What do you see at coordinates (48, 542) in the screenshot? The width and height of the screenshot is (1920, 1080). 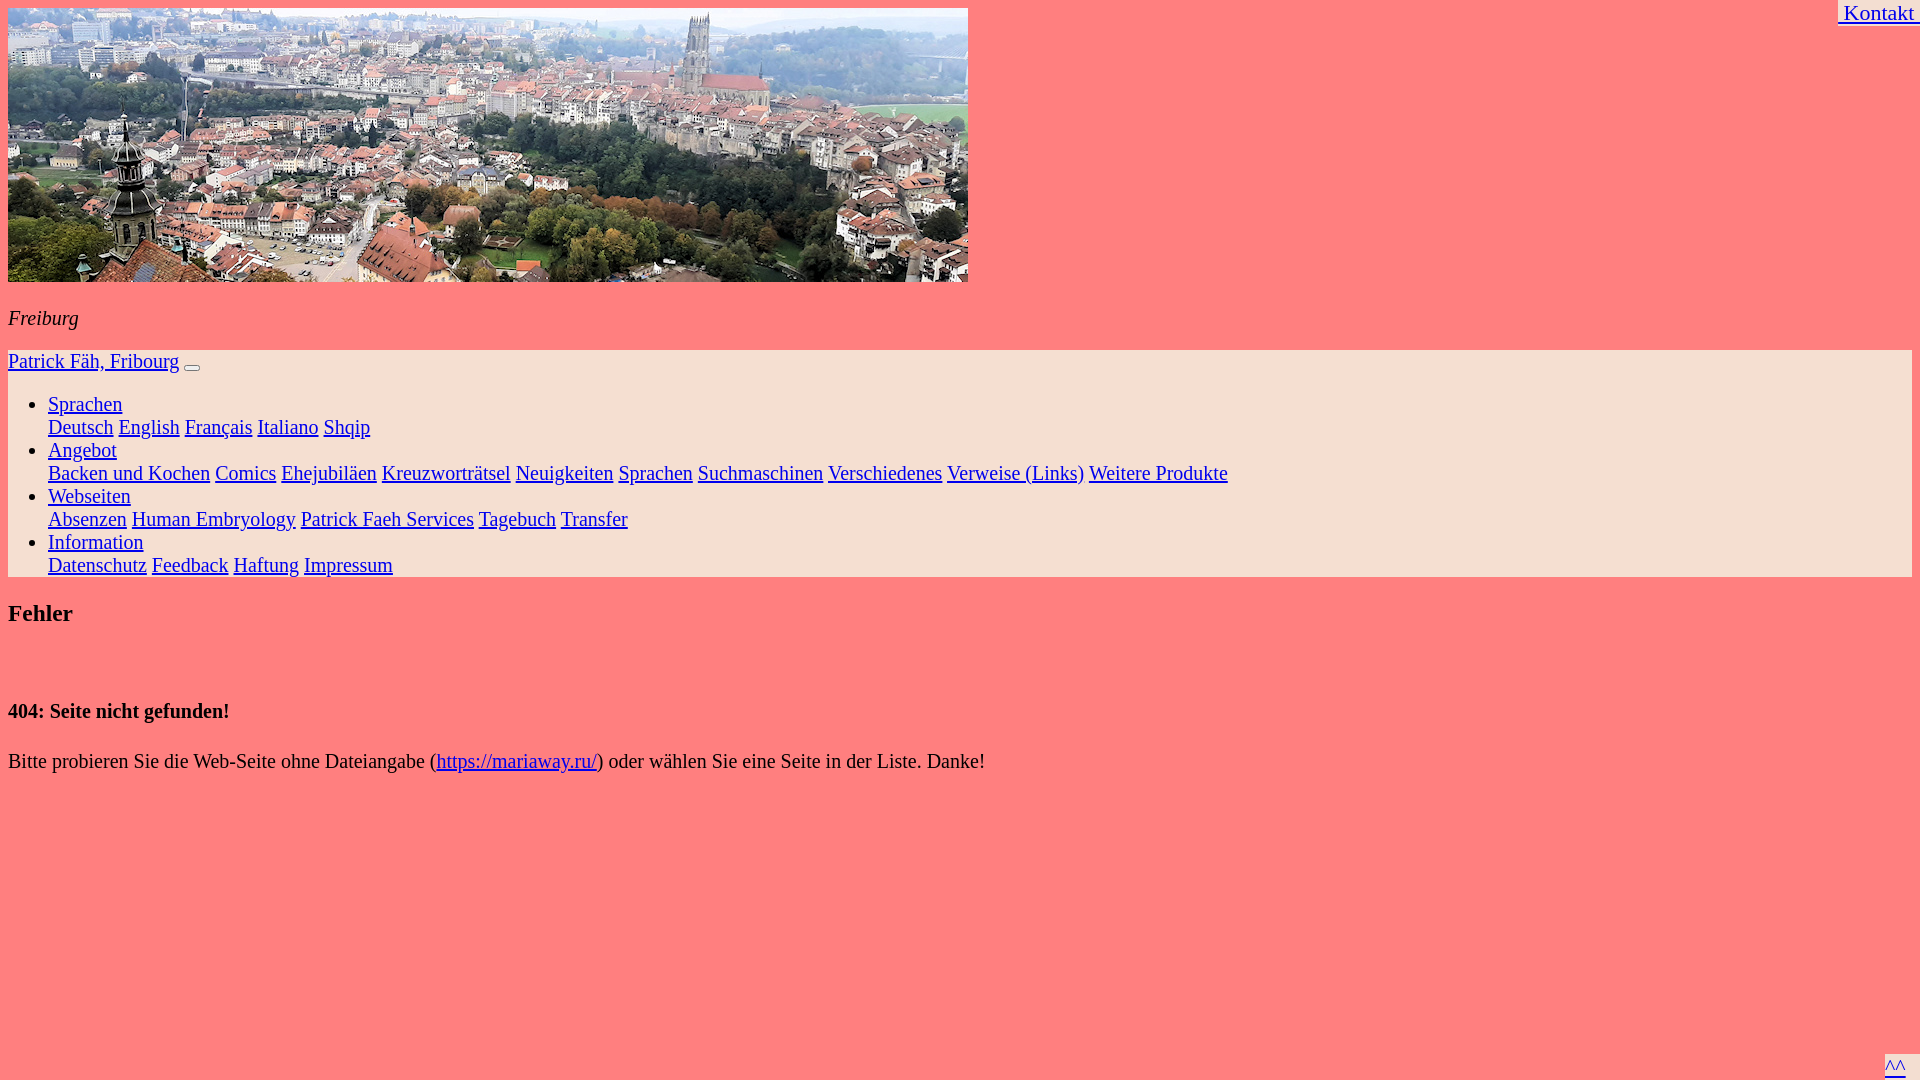 I see `'Information'` at bounding box center [48, 542].